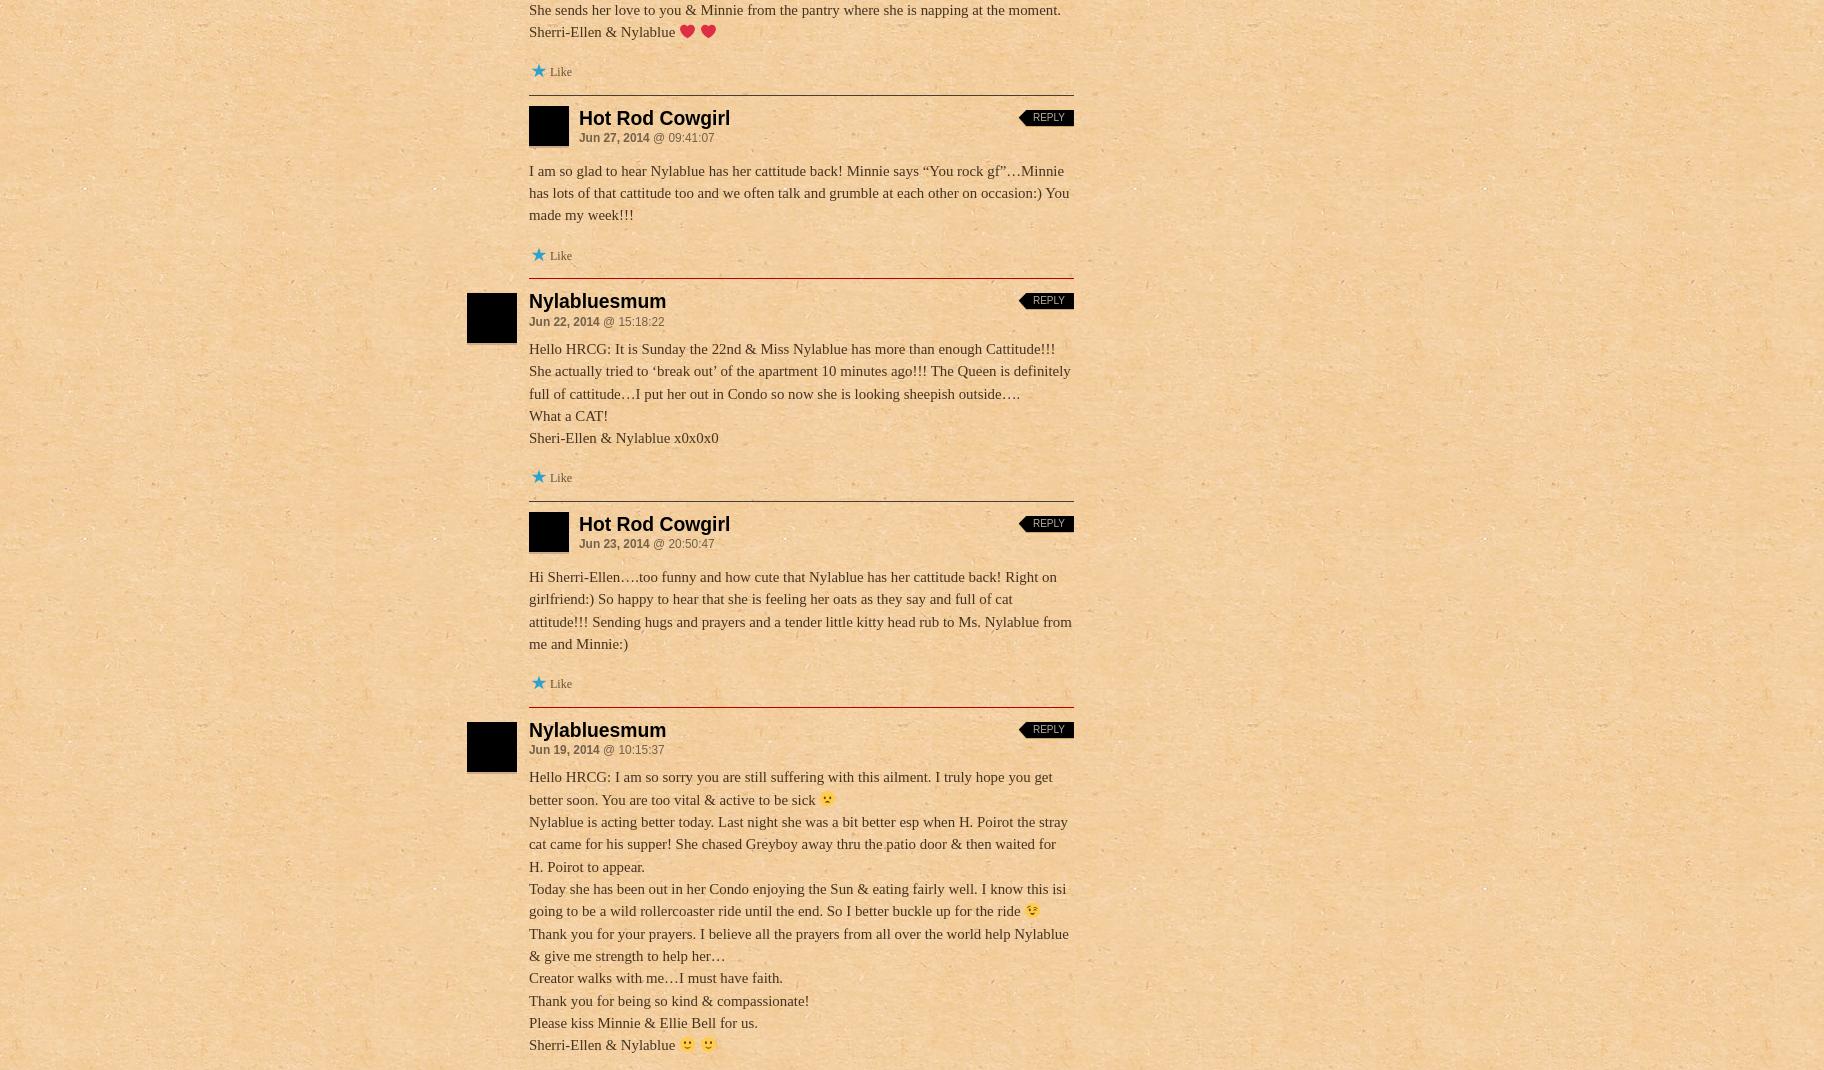  What do you see at coordinates (641, 1021) in the screenshot?
I see `'Please kiss Minnie & Ellie Bell for us.'` at bounding box center [641, 1021].